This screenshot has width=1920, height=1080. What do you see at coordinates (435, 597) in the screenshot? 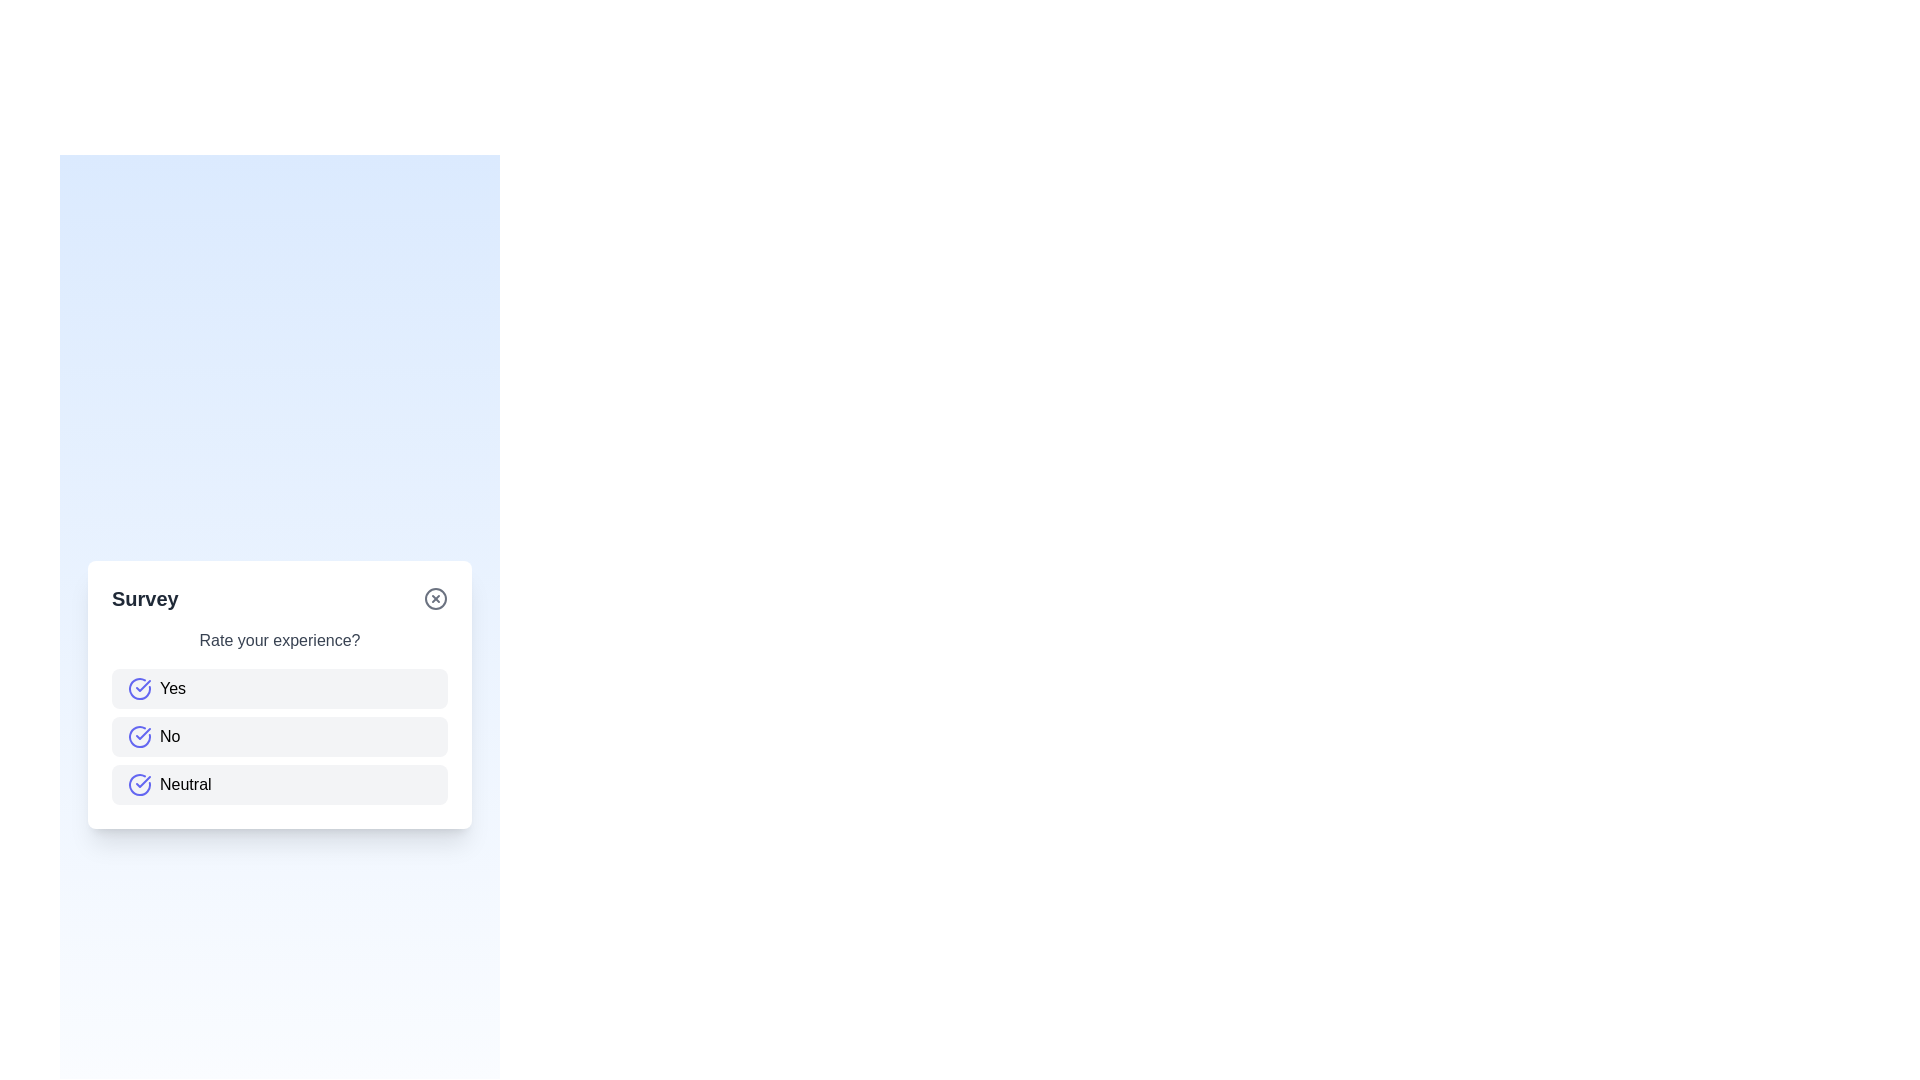
I see `the close button to close the survey dialog` at bounding box center [435, 597].